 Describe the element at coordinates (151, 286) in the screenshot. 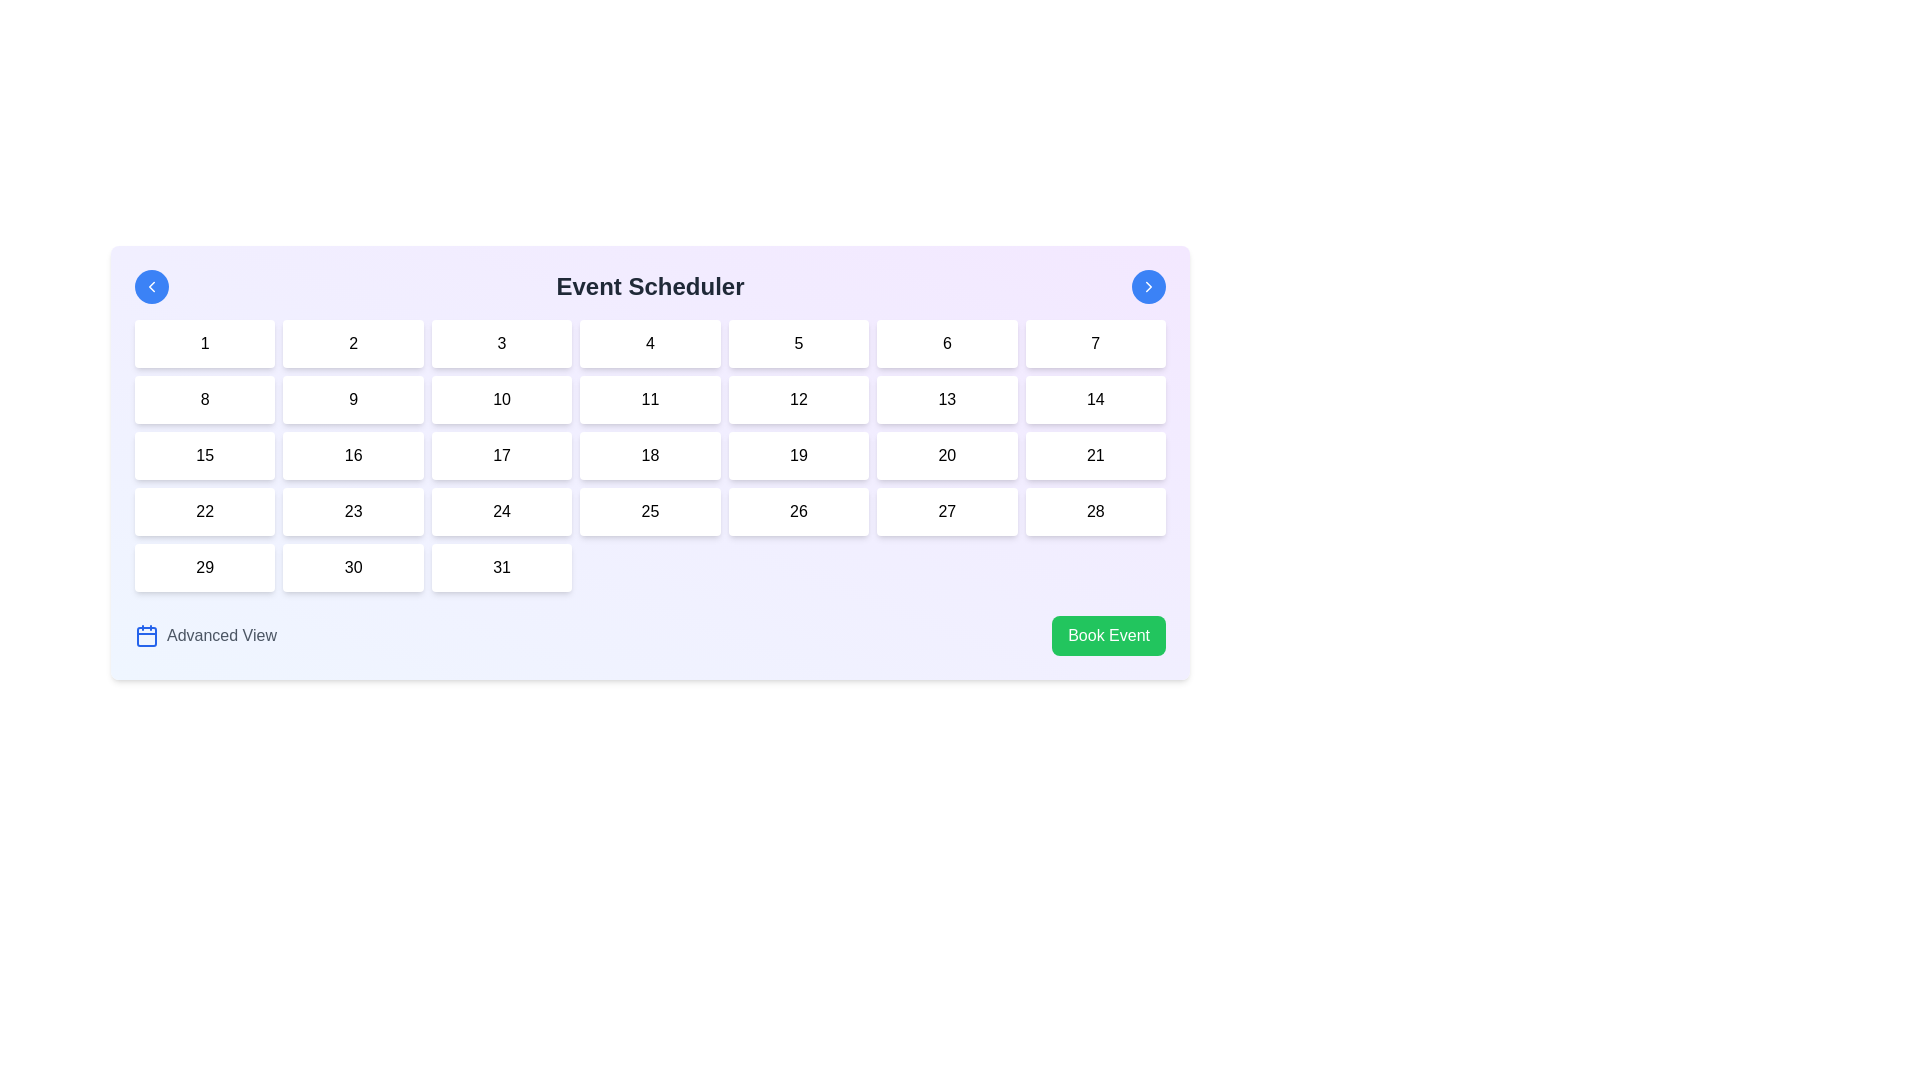

I see `the blue rounded button with a white left-pointing chevron icon` at that location.